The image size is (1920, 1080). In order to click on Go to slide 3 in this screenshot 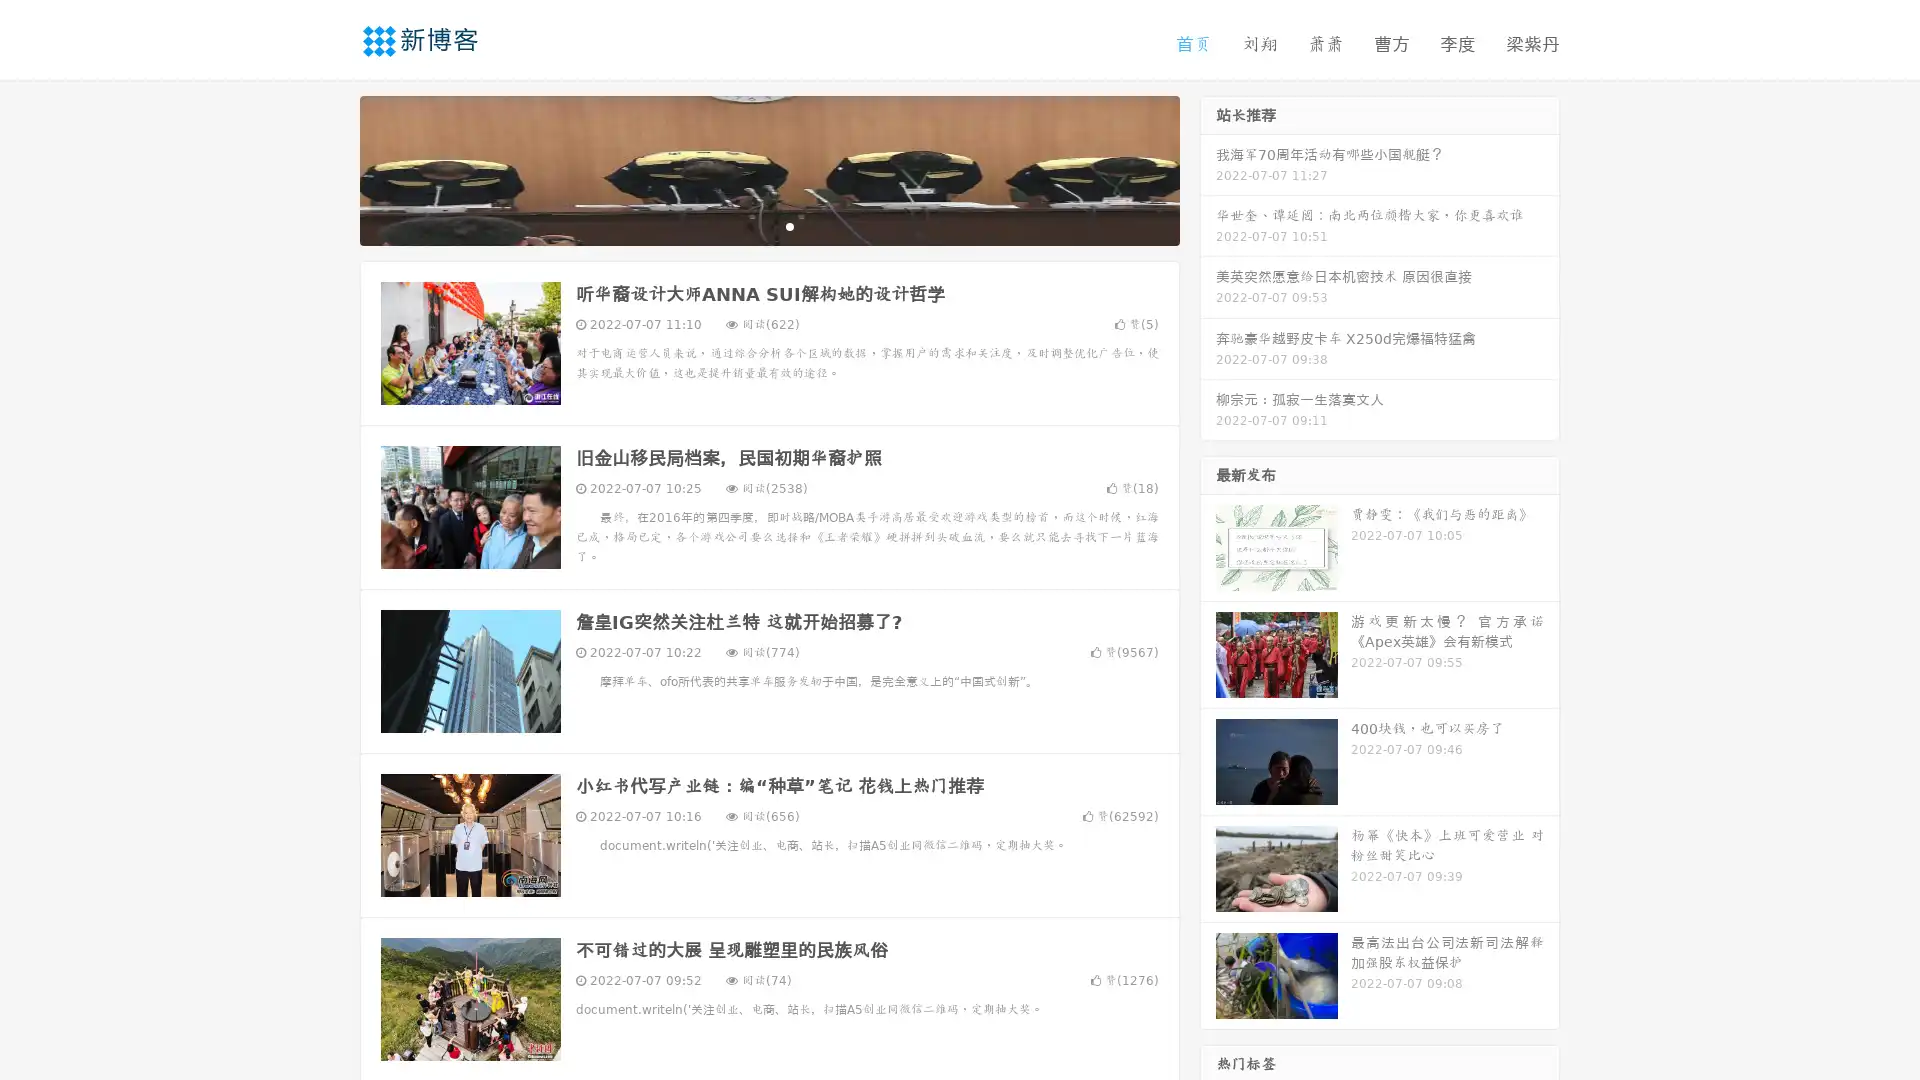, I will do `click(789, 225)`.